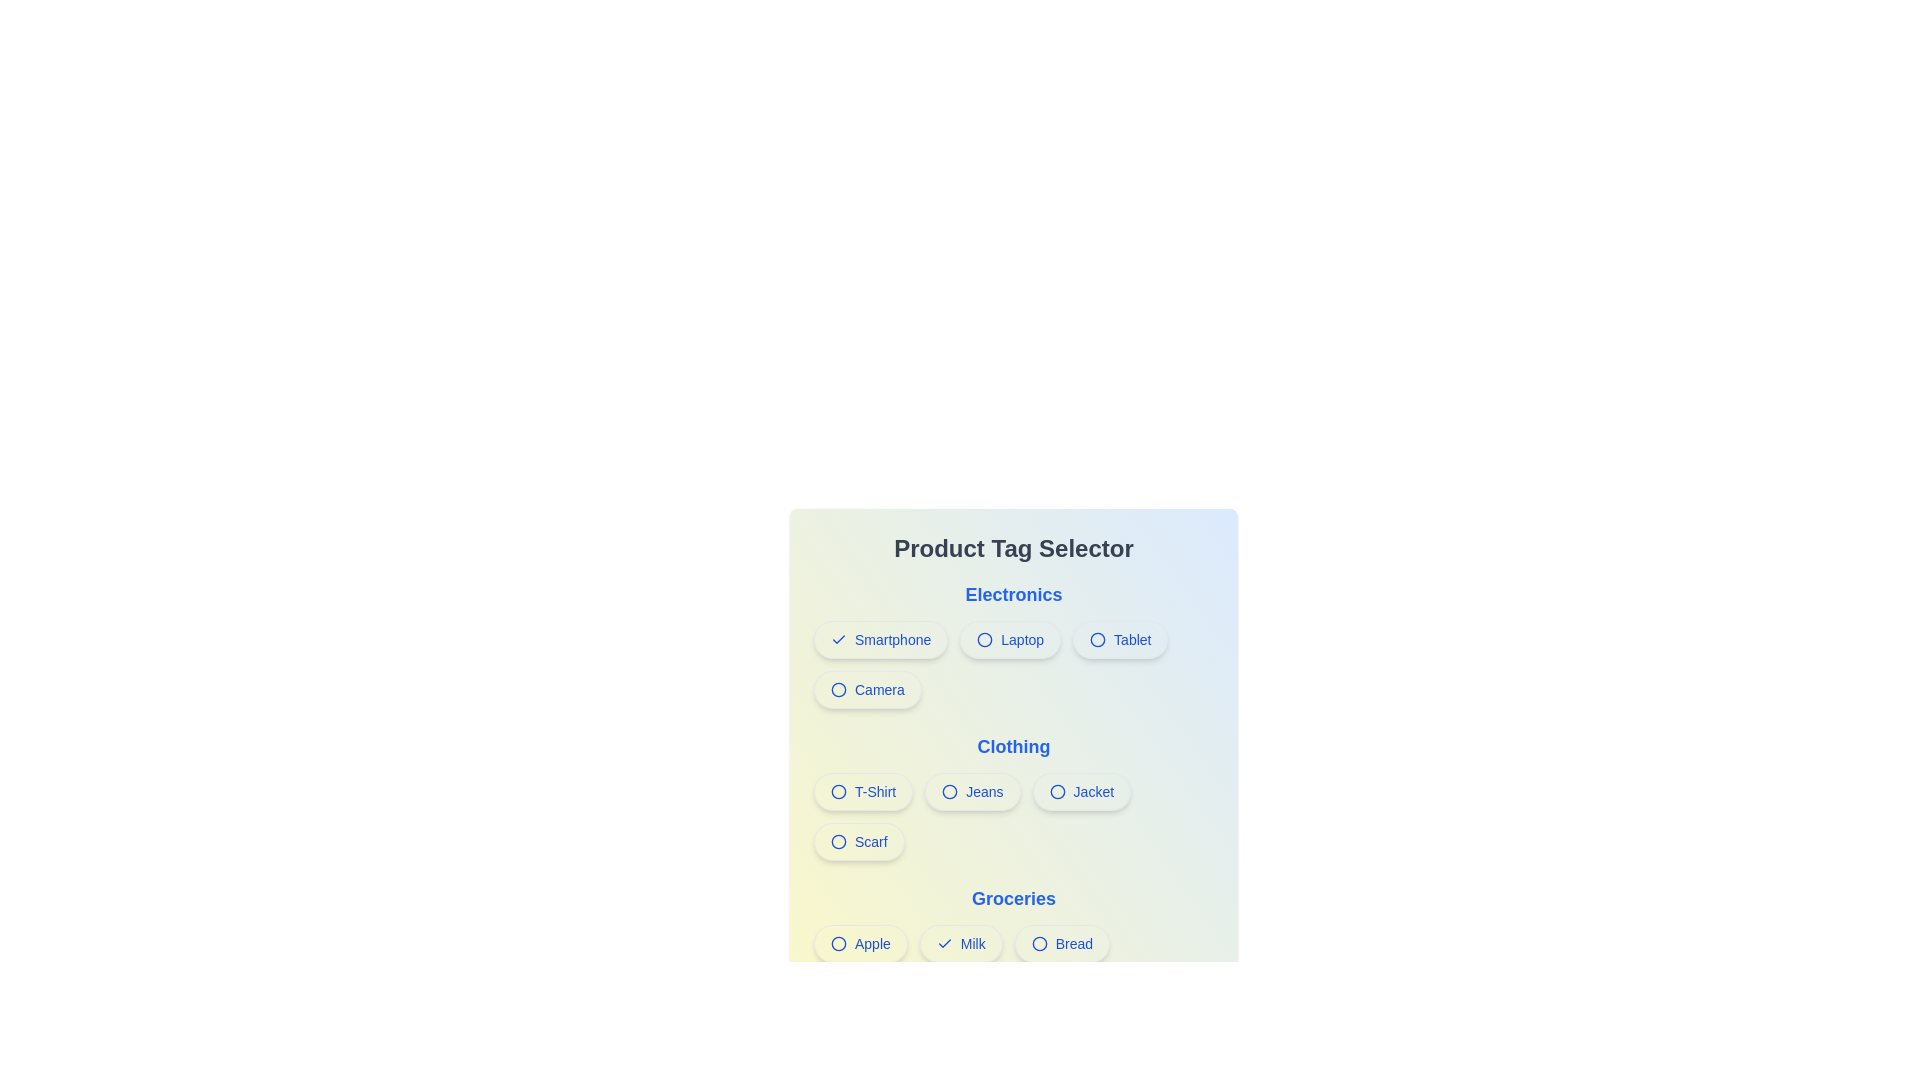 The width and height of the screenshot is (1920, 1080). Describe the element at coordinates (1056, 790) in the screenshot. I see `the unselected radio button circle located to the left of the 'Jacket' text label in the 'Clothing' category to make a selection` at that location.